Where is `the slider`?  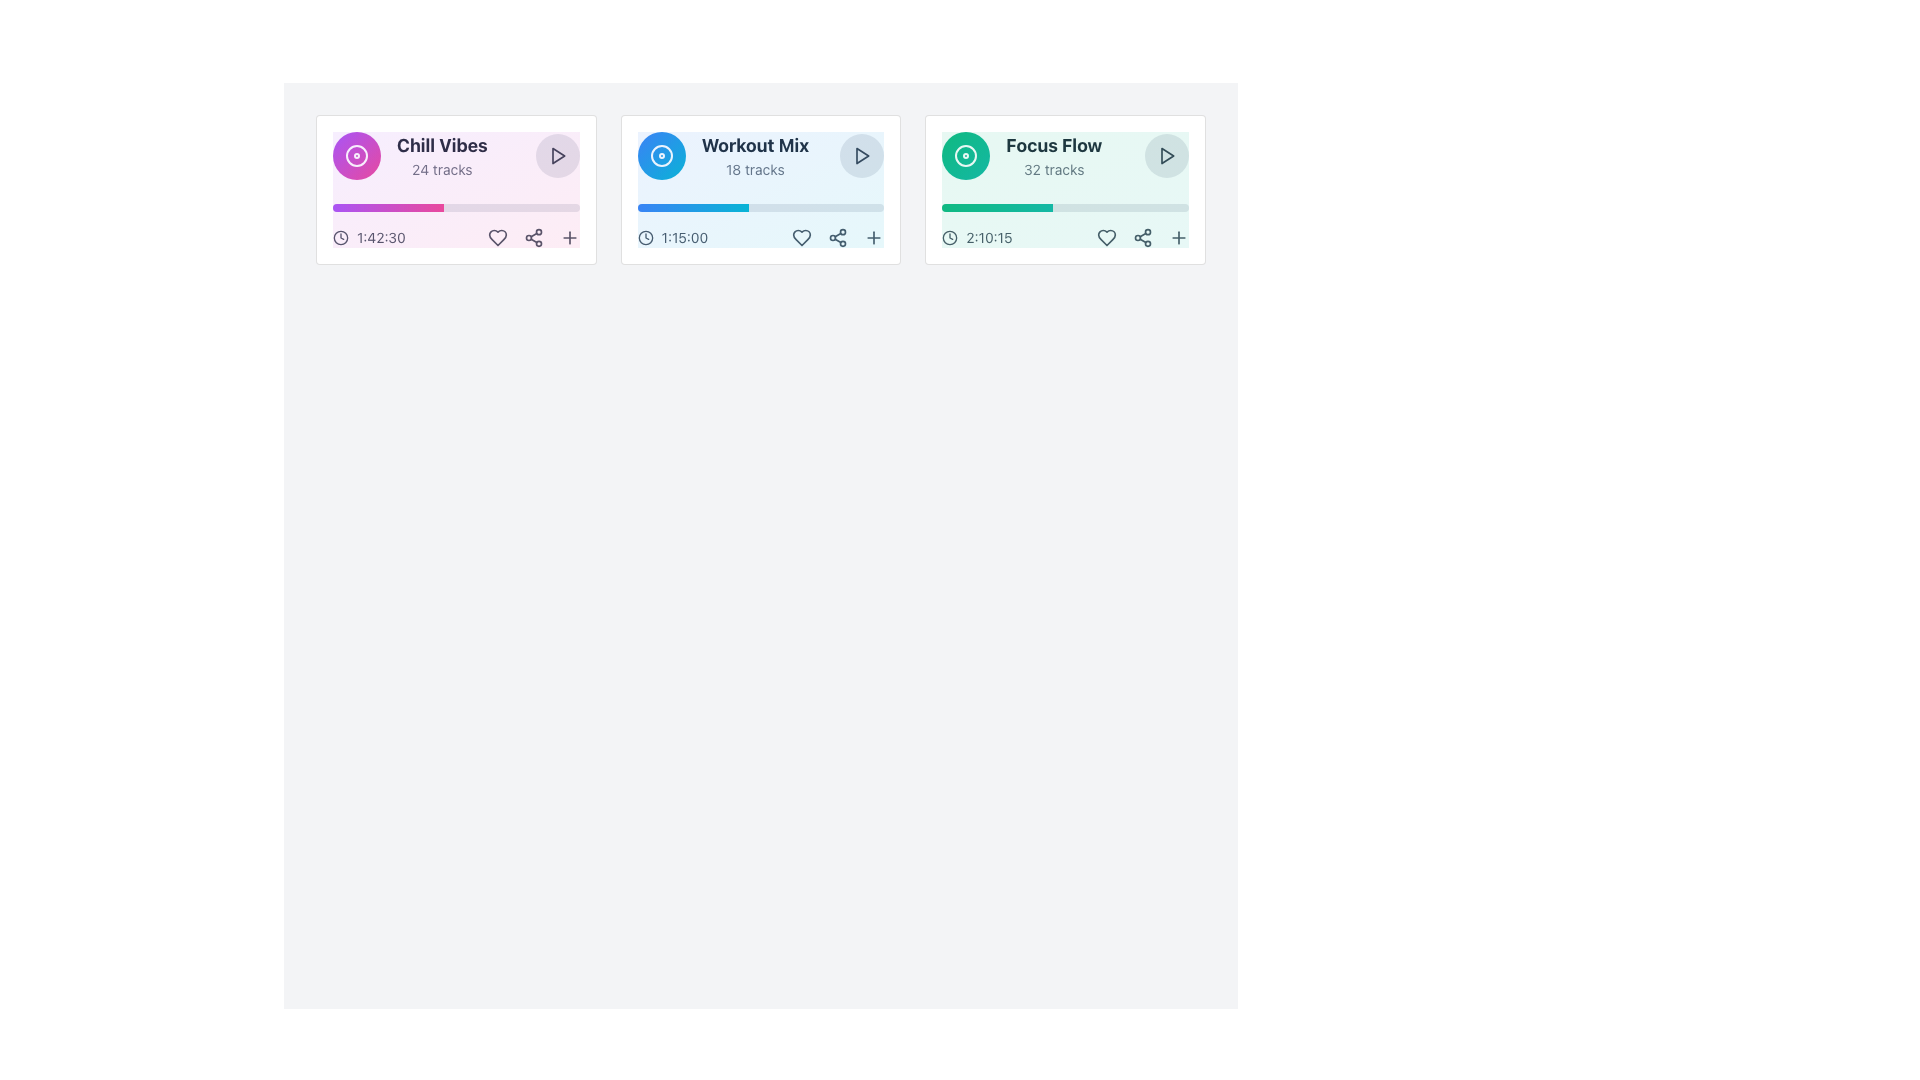
the slider is located at coordinates (661, 208).